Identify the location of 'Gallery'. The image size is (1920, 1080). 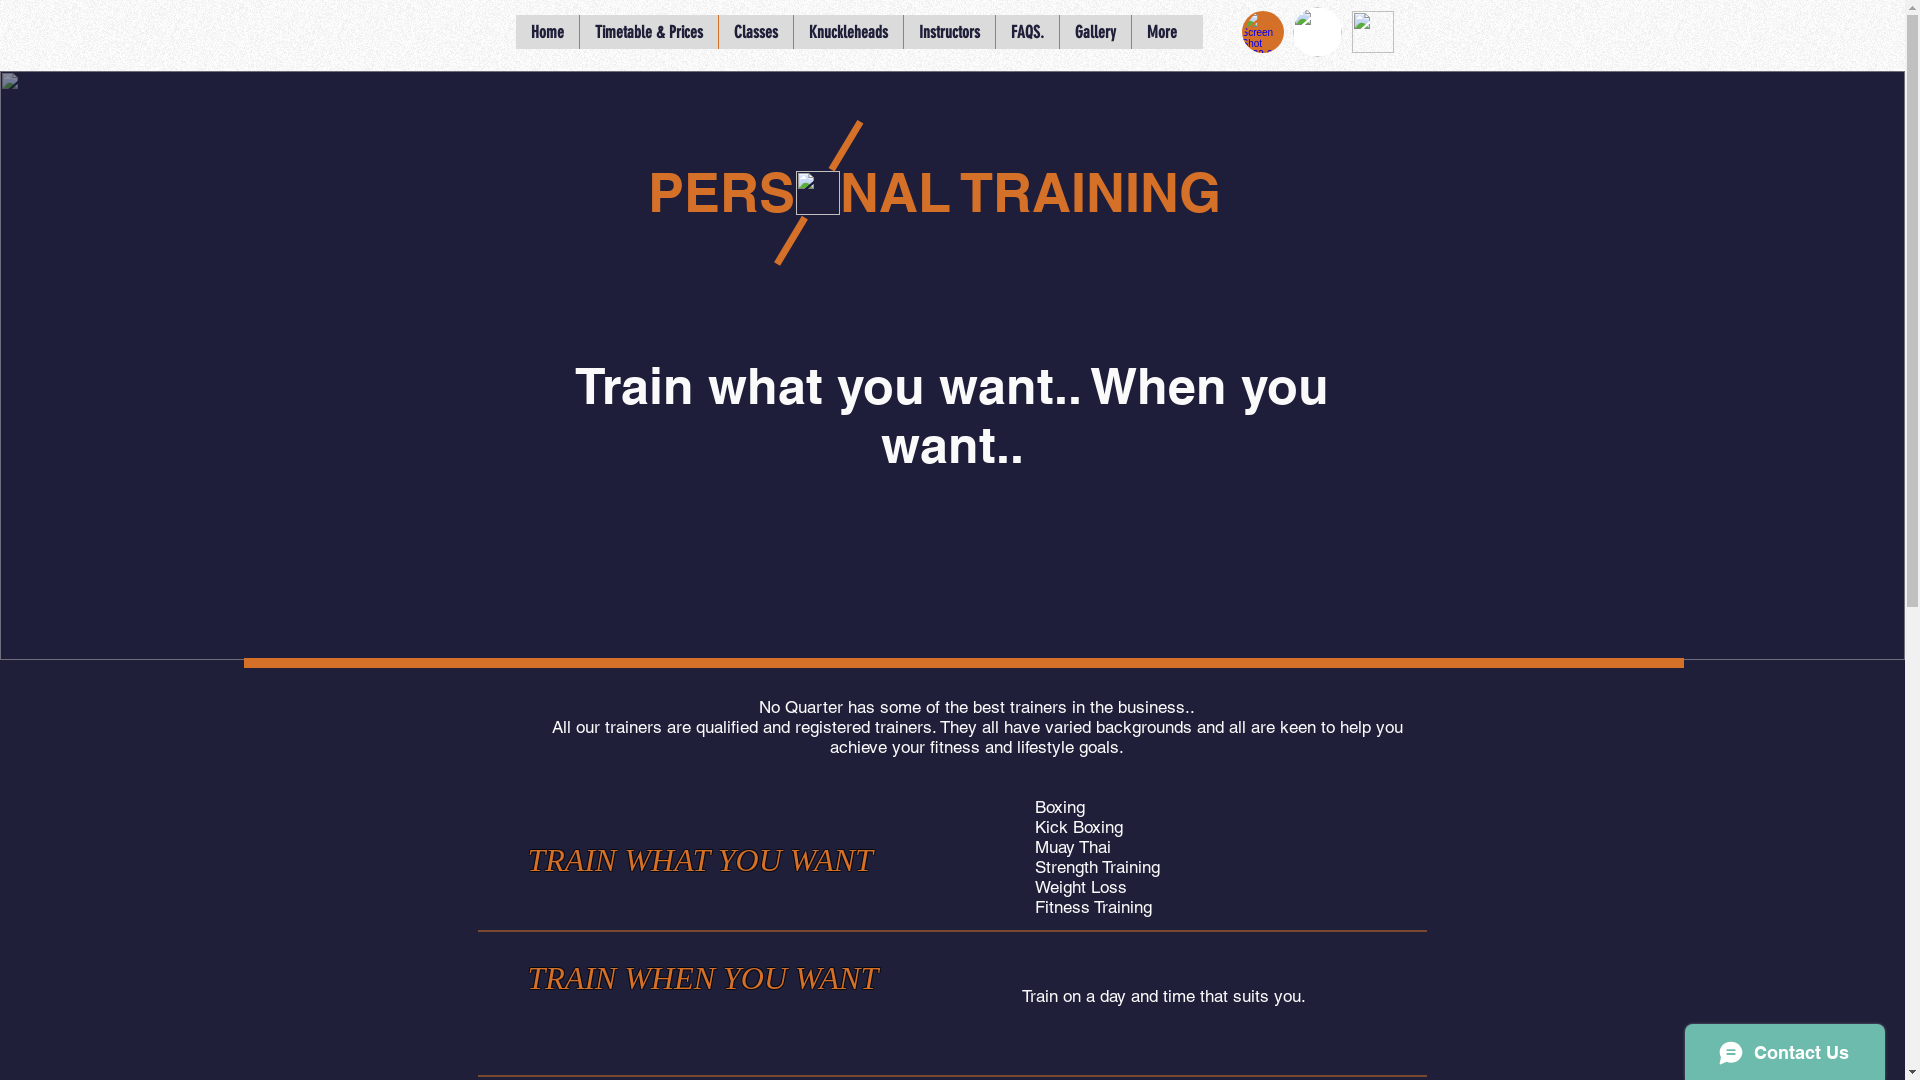
(1093, 31).